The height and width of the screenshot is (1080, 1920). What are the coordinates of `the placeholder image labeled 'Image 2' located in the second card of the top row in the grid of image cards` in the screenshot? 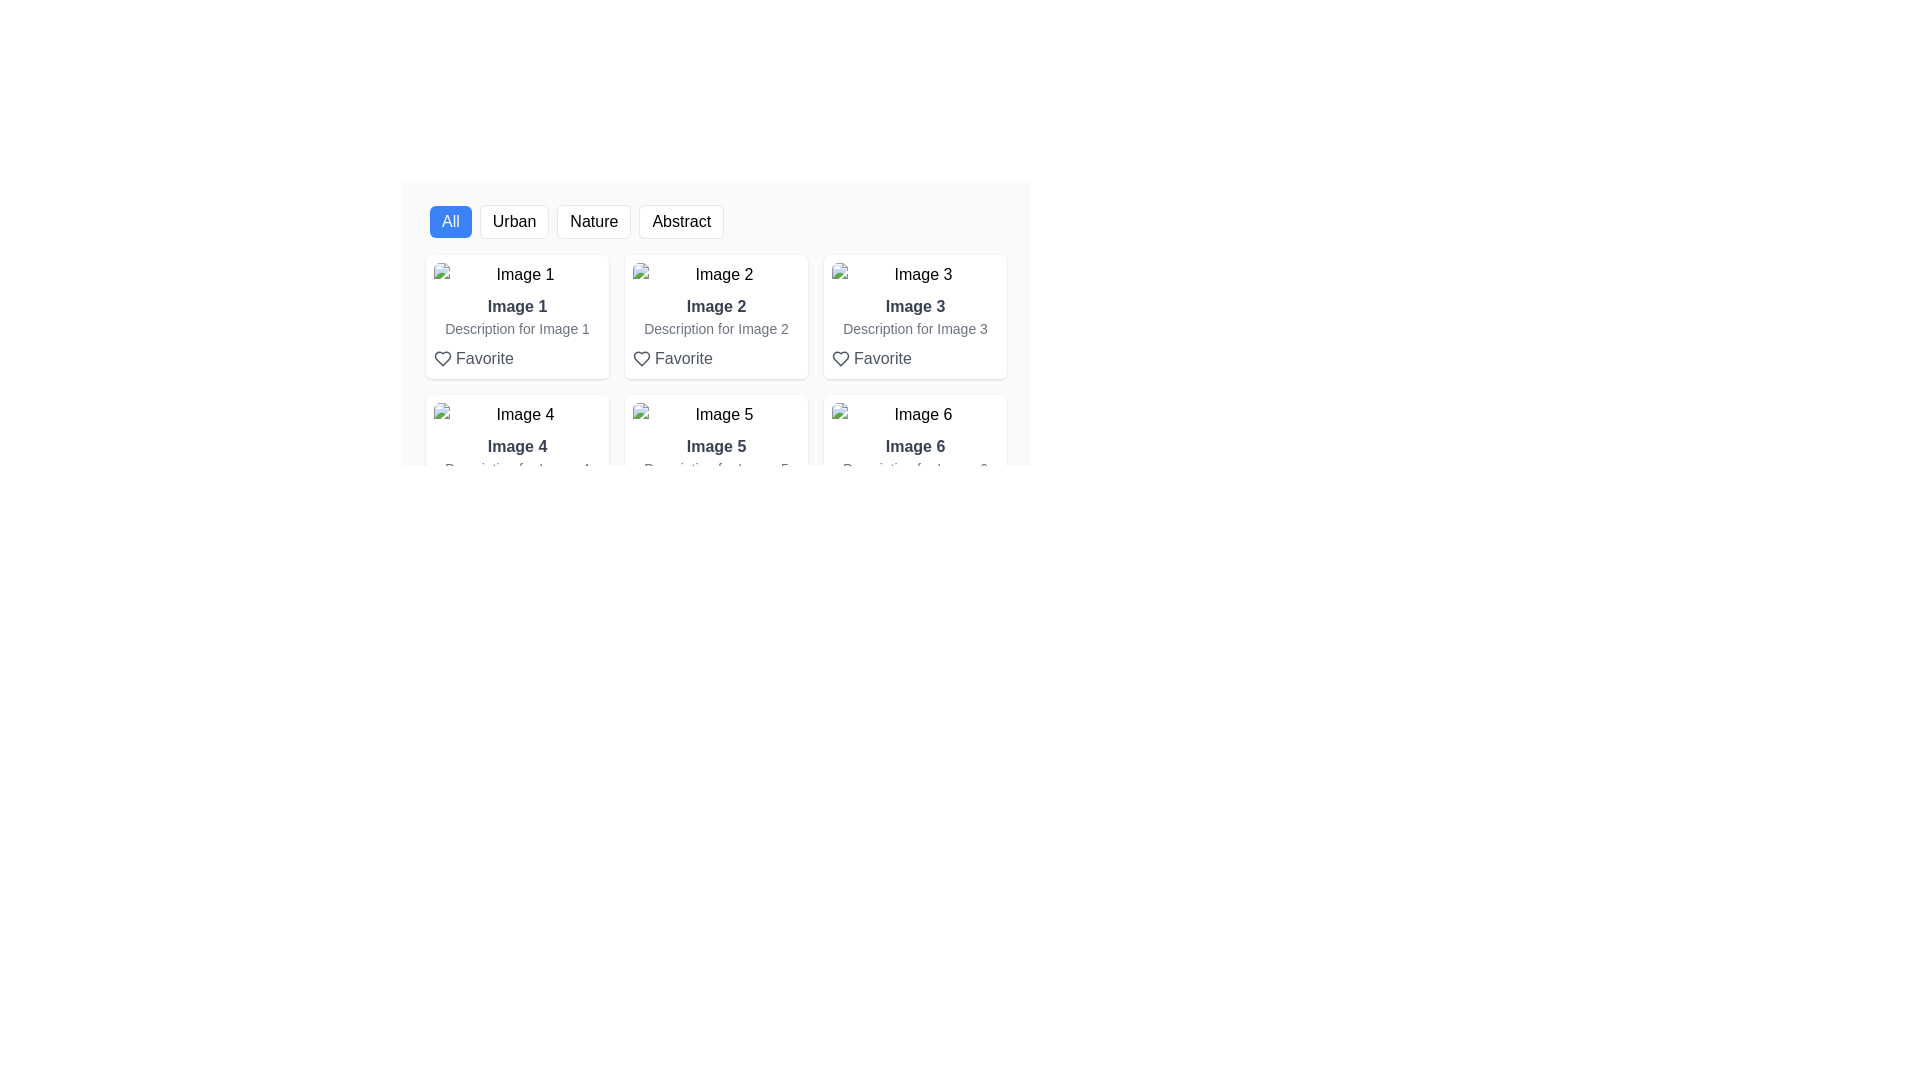 It's located at (716, 274).